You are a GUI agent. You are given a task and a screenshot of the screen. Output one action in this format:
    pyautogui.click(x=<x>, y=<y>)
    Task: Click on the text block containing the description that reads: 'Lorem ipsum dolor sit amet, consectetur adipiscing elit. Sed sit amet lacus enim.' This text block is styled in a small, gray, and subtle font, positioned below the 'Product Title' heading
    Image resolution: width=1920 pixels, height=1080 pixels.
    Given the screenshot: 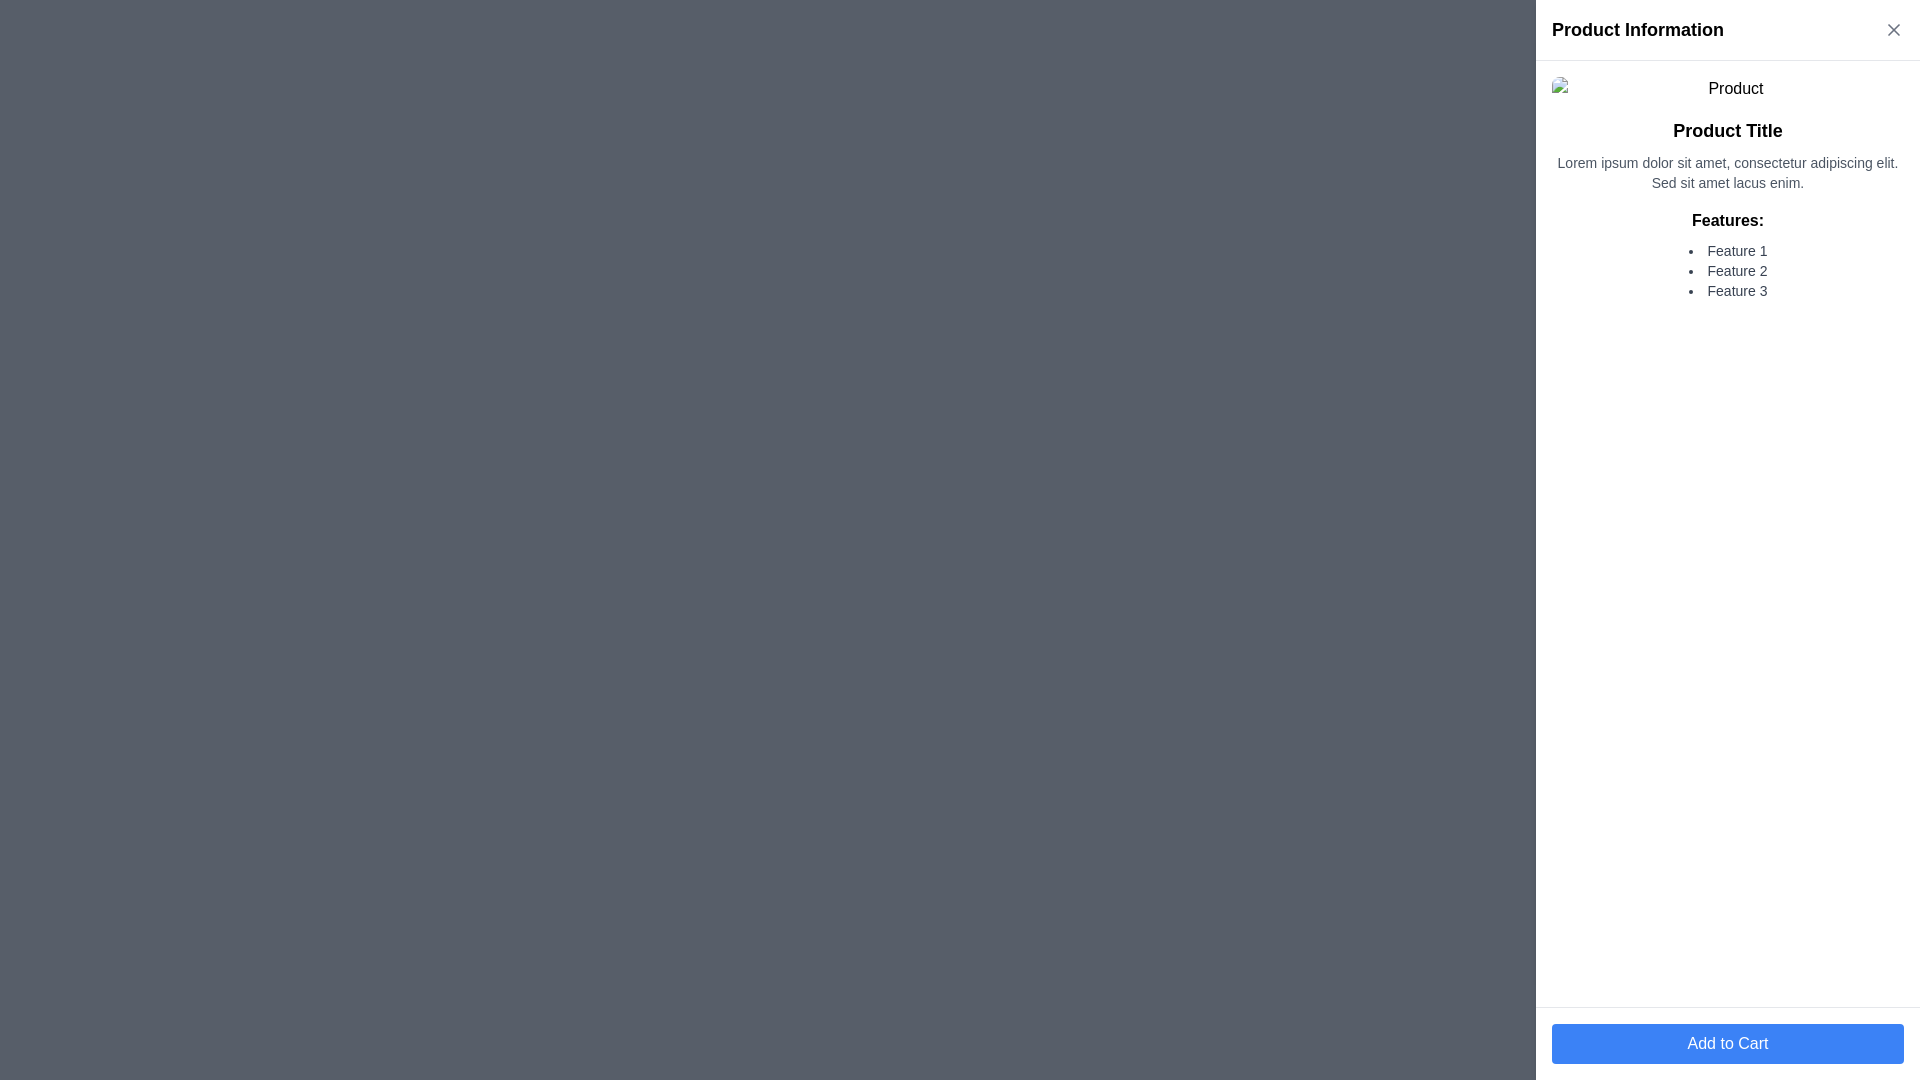 What is the action you would take?
    pyautogui.click(x=1727, y=172)
    